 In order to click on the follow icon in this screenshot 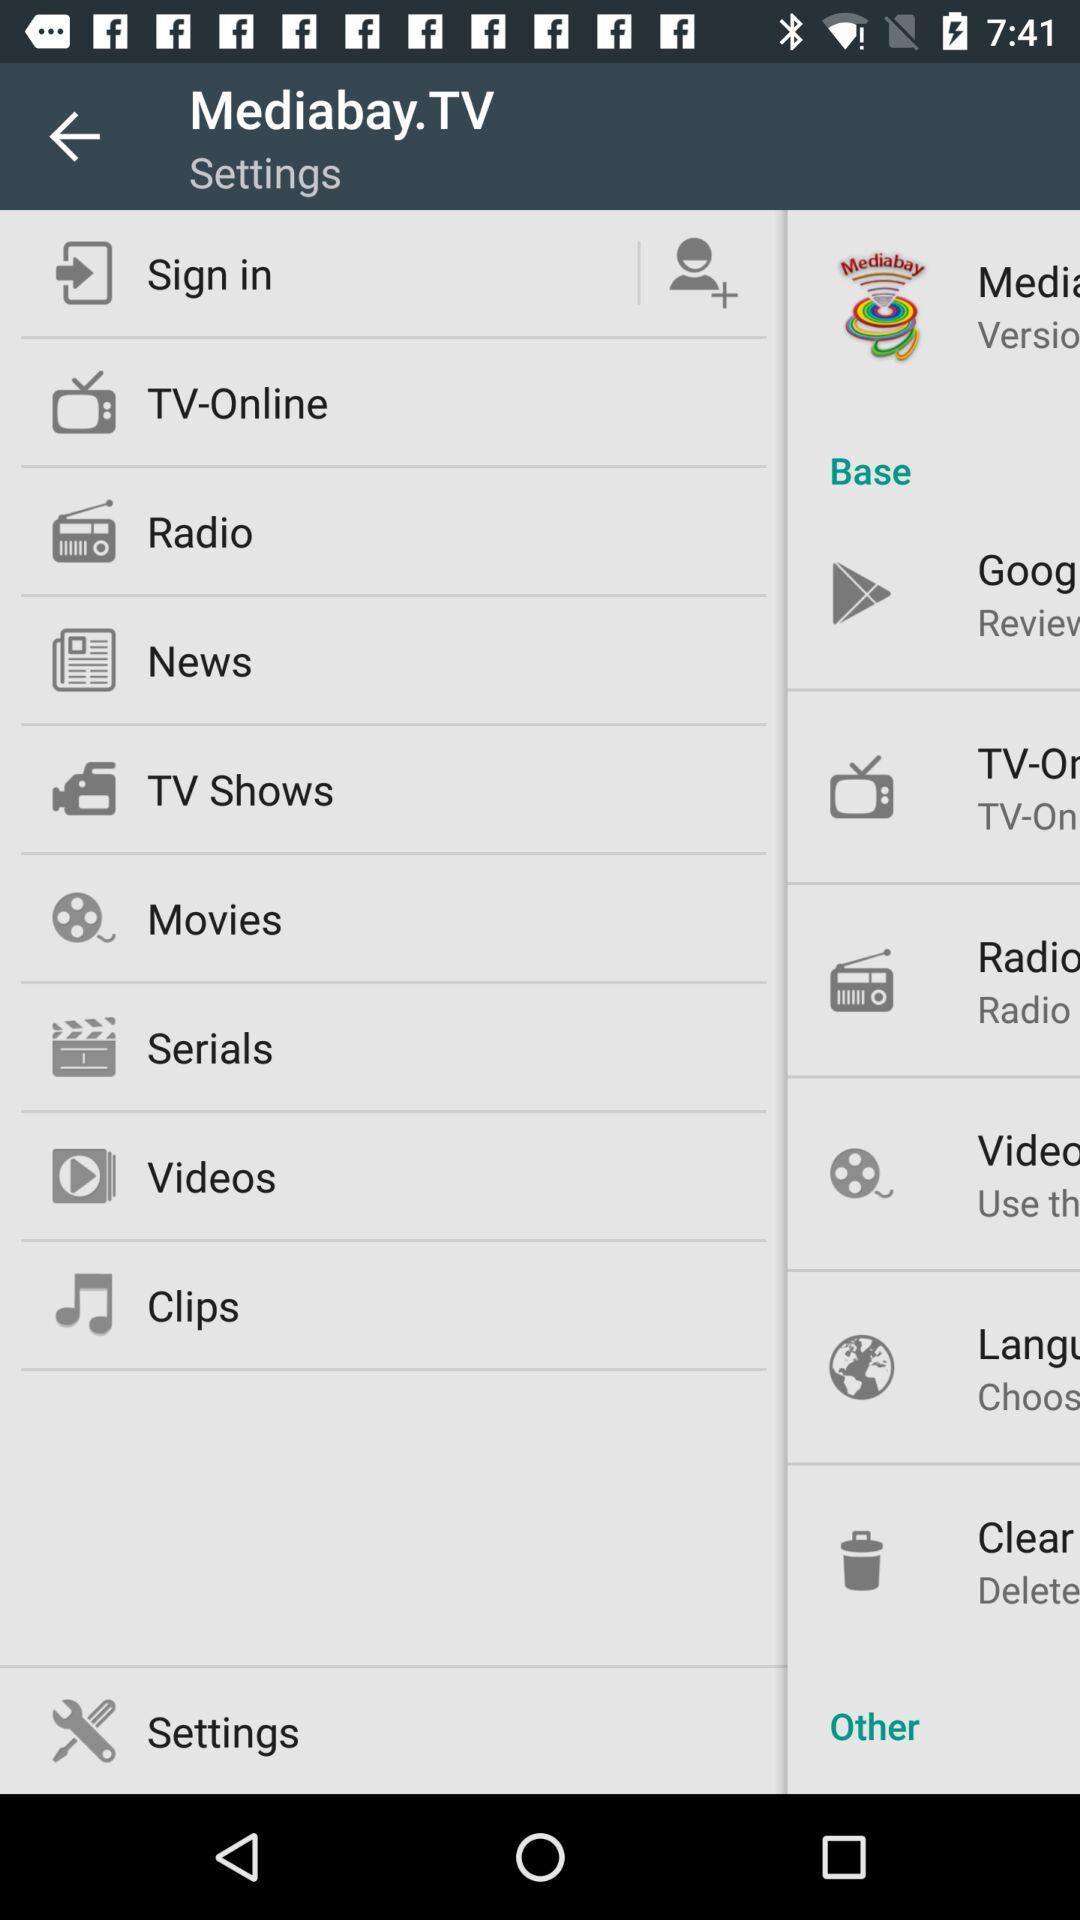, I will do `click(702, 272)`.